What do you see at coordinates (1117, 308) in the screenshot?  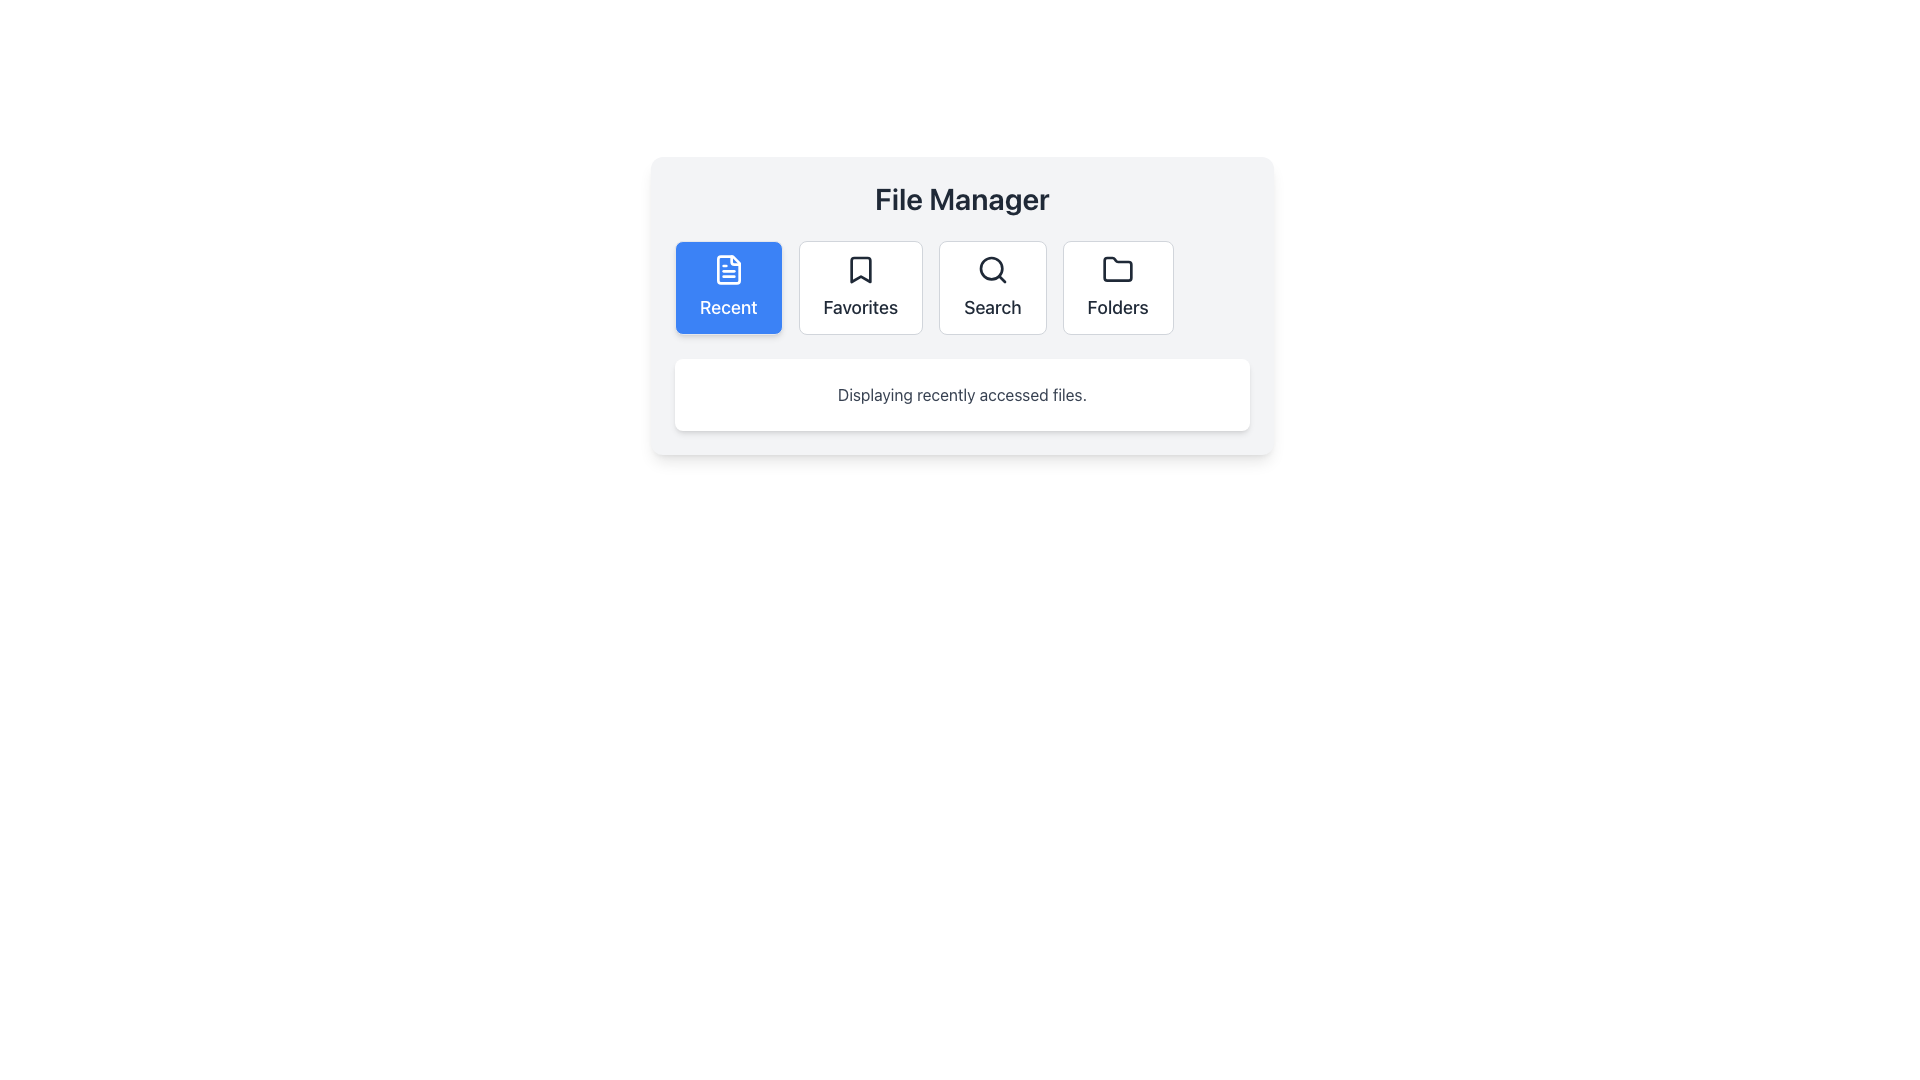 I see `the 'Folders' text label, which is styled in dark gray and part of an interactive card in the navigation bar` at bounding box center [1117, 308].